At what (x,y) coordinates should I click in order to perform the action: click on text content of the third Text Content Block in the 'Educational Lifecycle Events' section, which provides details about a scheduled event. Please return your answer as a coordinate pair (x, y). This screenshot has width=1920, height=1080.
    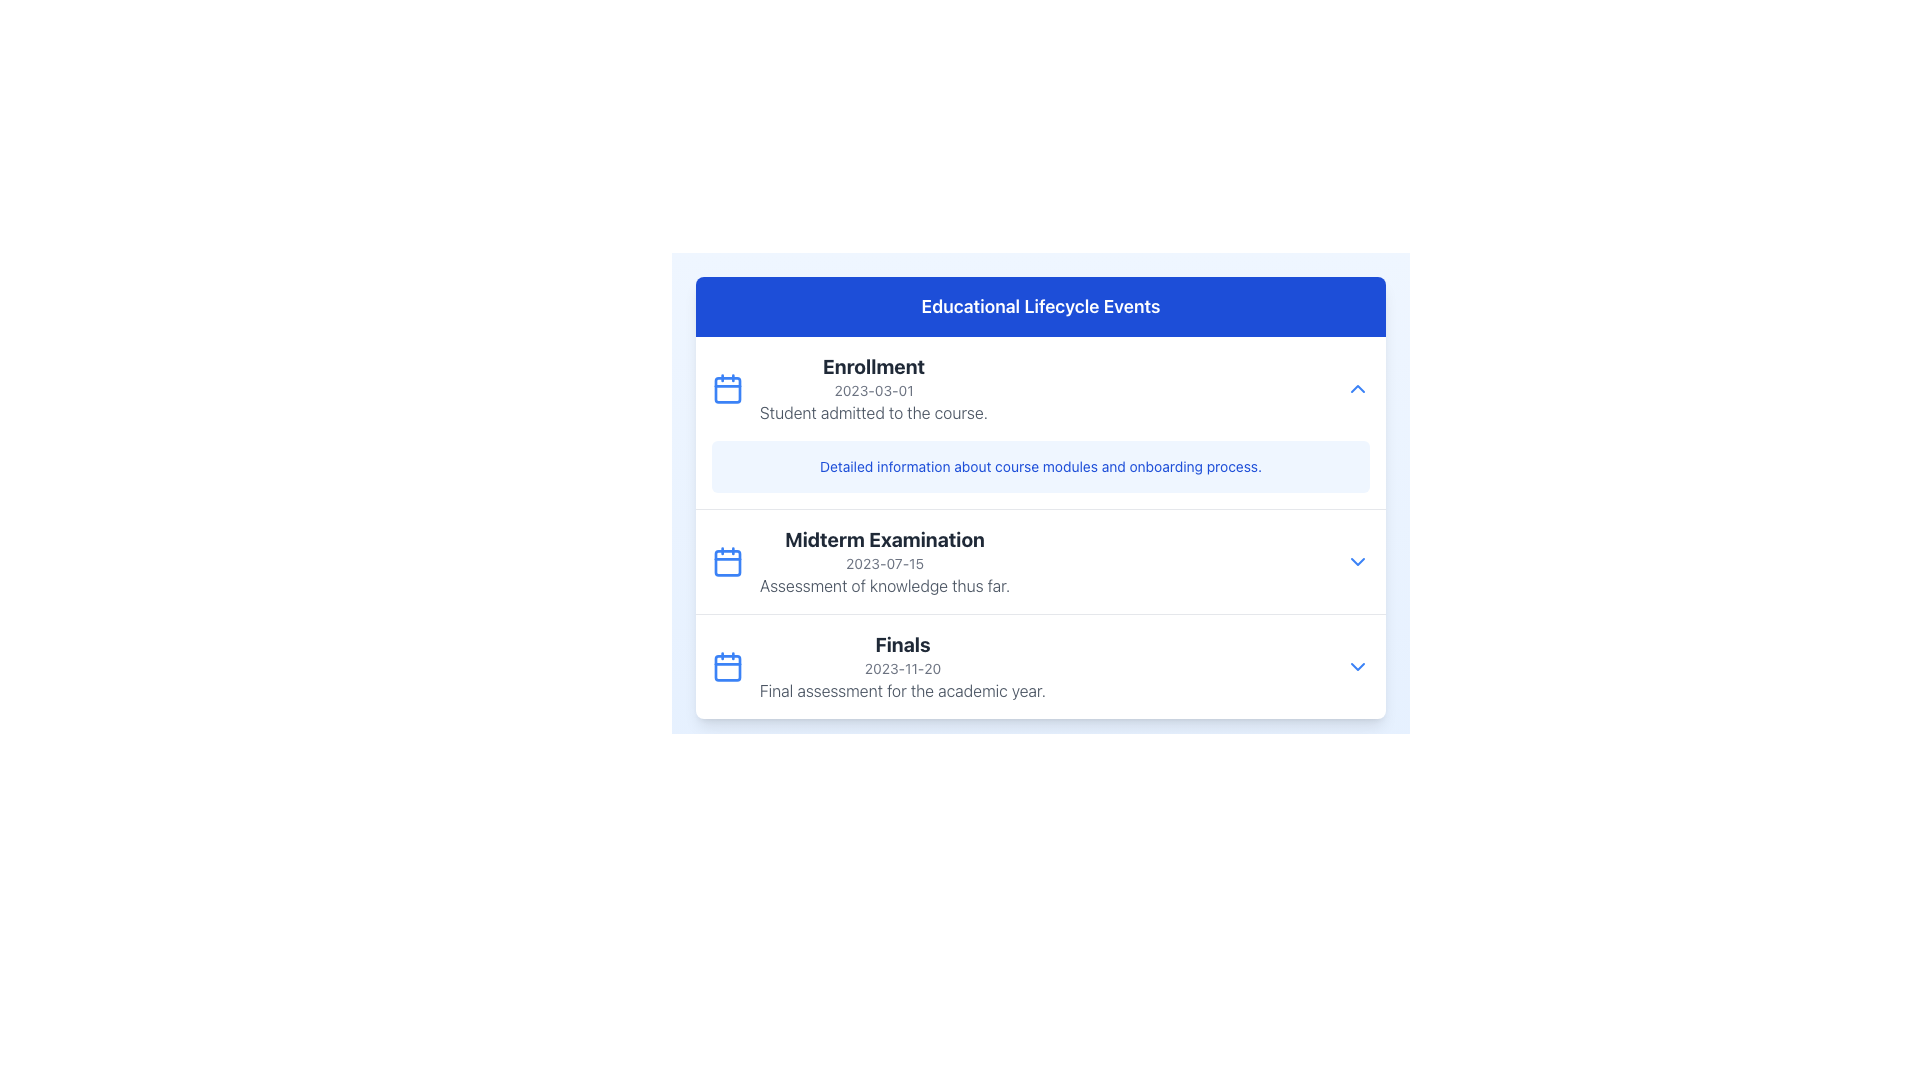
    Looking at the image, I should click on (901, 667).